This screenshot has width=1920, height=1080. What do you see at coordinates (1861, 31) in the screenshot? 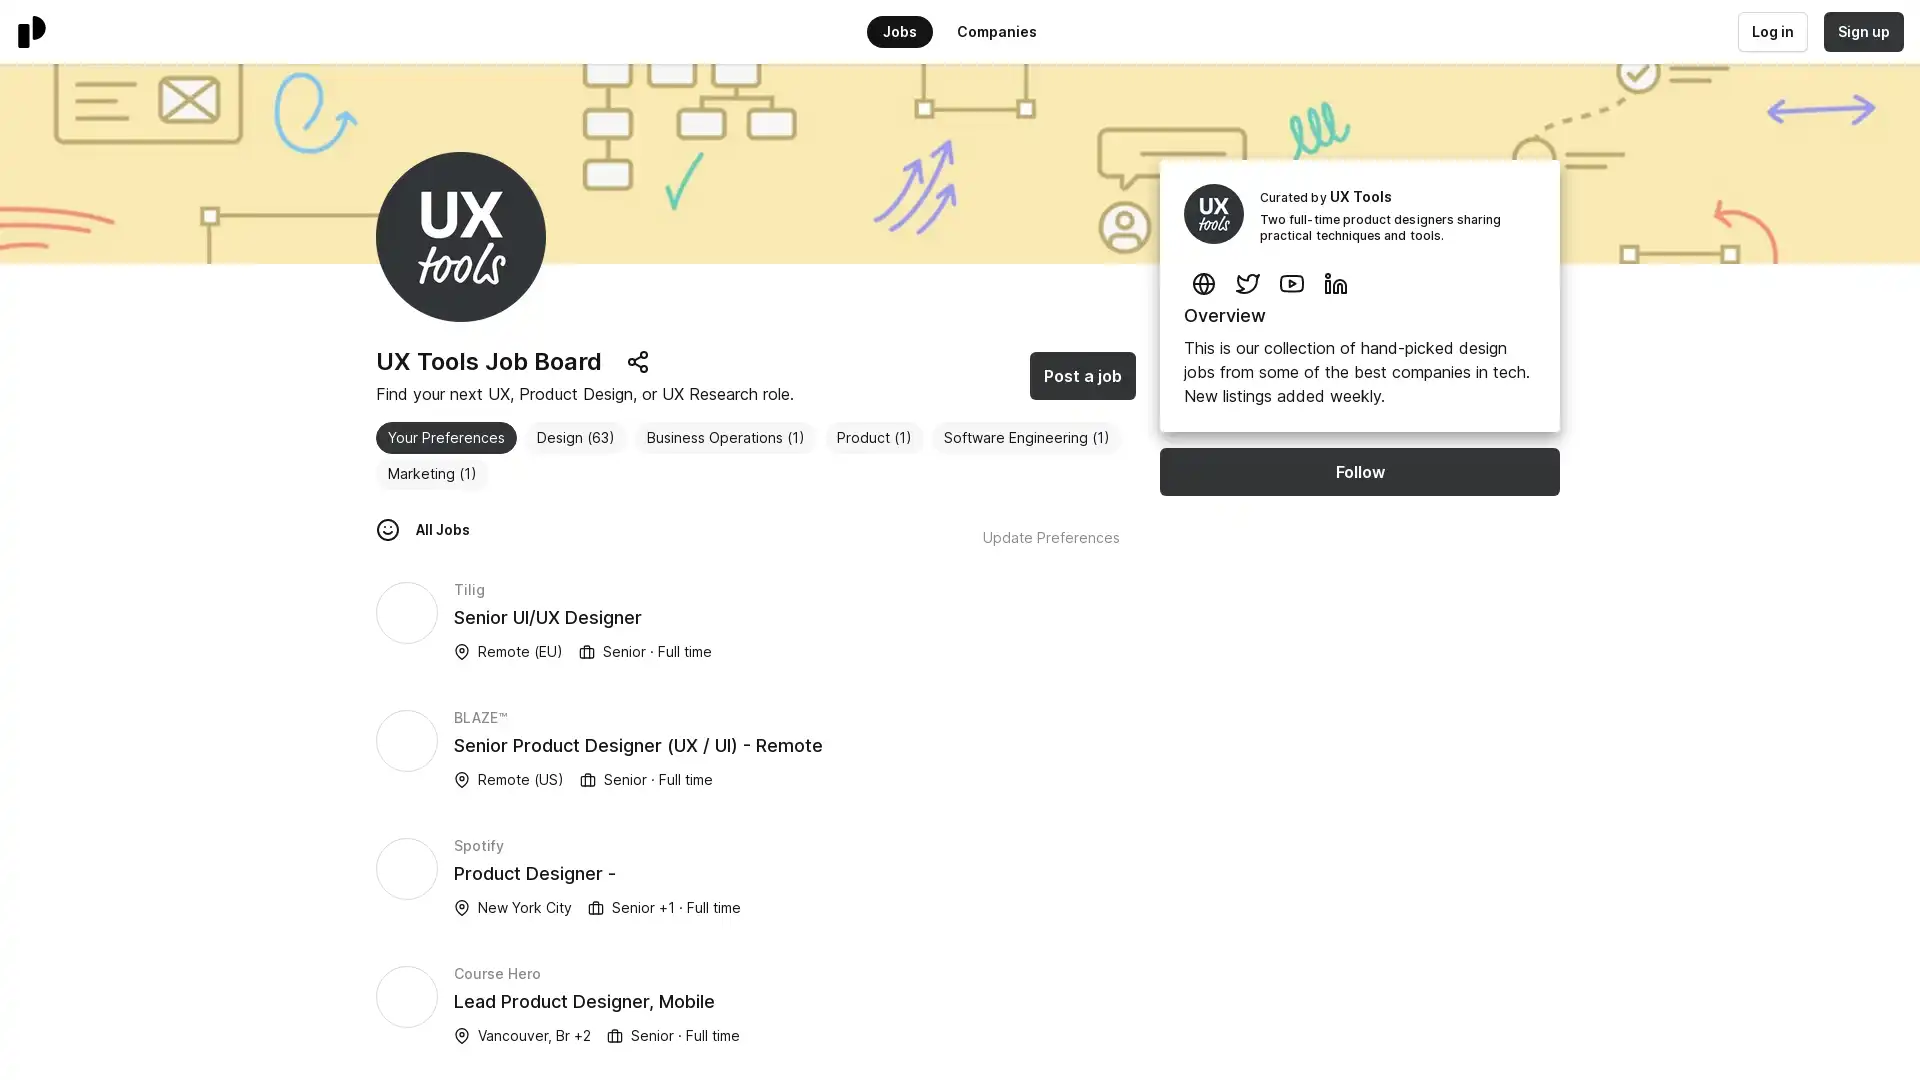
I see `Sign up` at bounding box center [1861, 31].